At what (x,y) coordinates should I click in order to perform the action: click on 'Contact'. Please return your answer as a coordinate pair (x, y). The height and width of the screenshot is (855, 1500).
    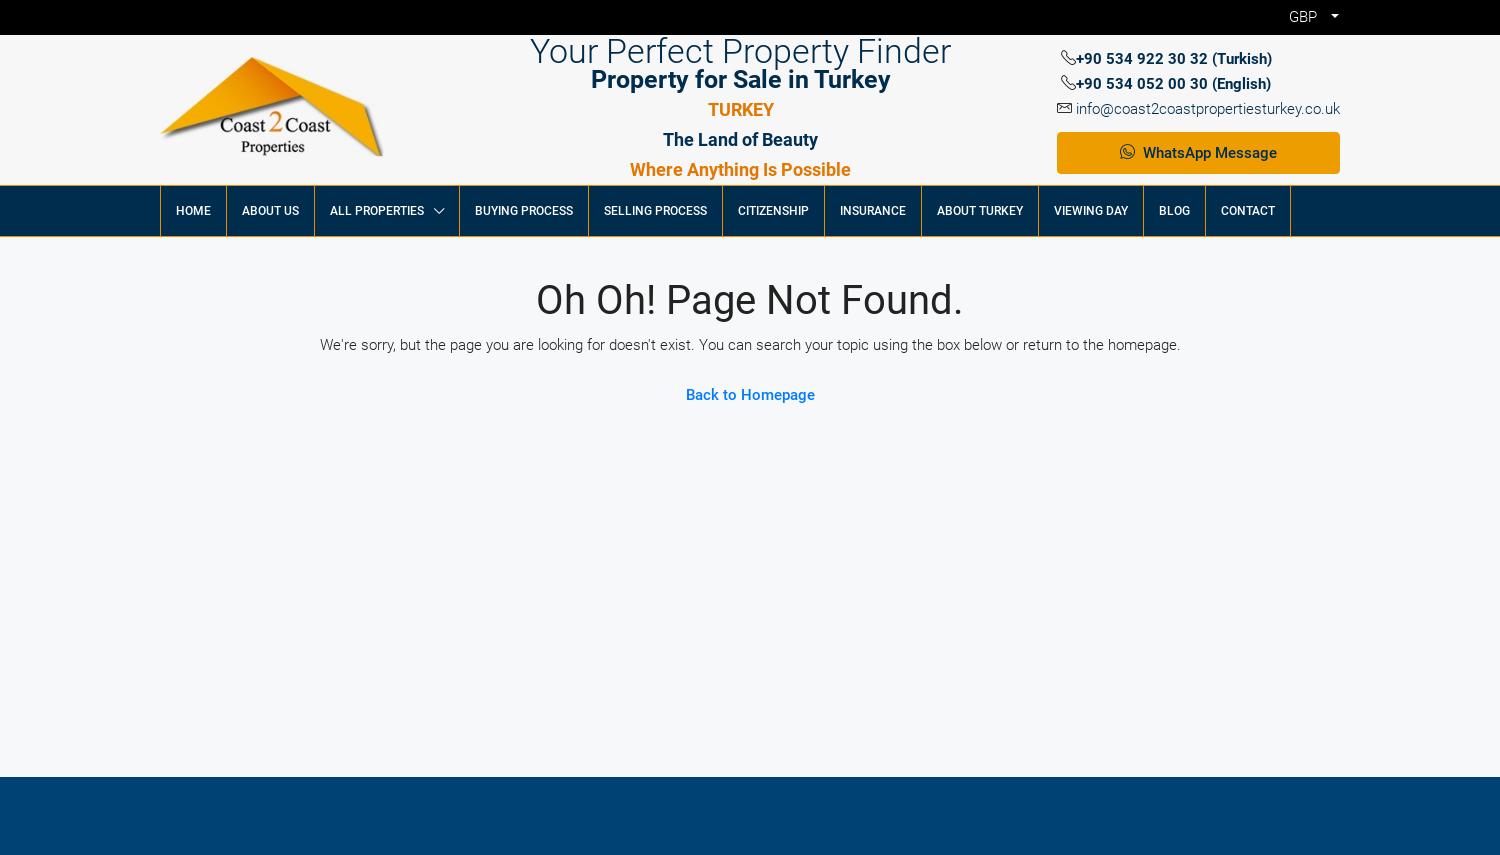
    Looking at the image, I should click on (1247, 211).